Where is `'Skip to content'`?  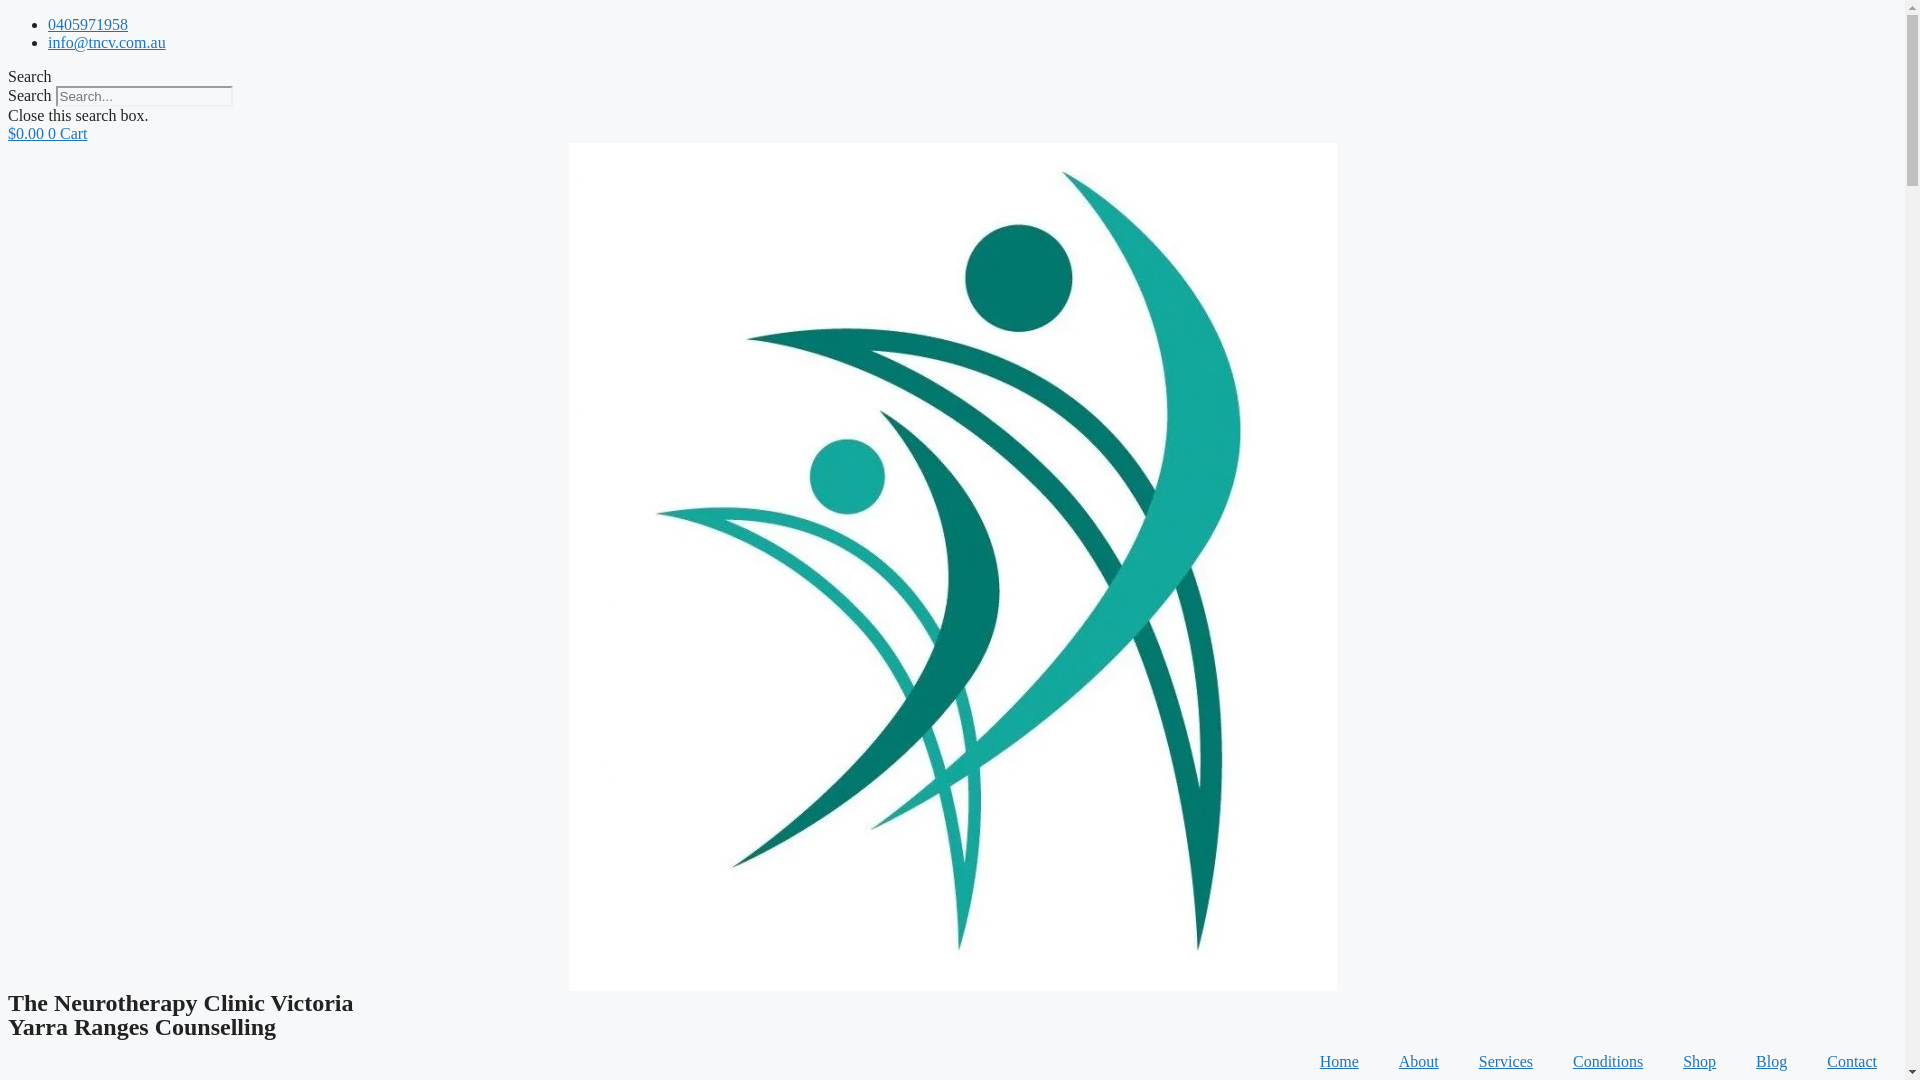 'Skip to content' is located at coordinates (7, 15).